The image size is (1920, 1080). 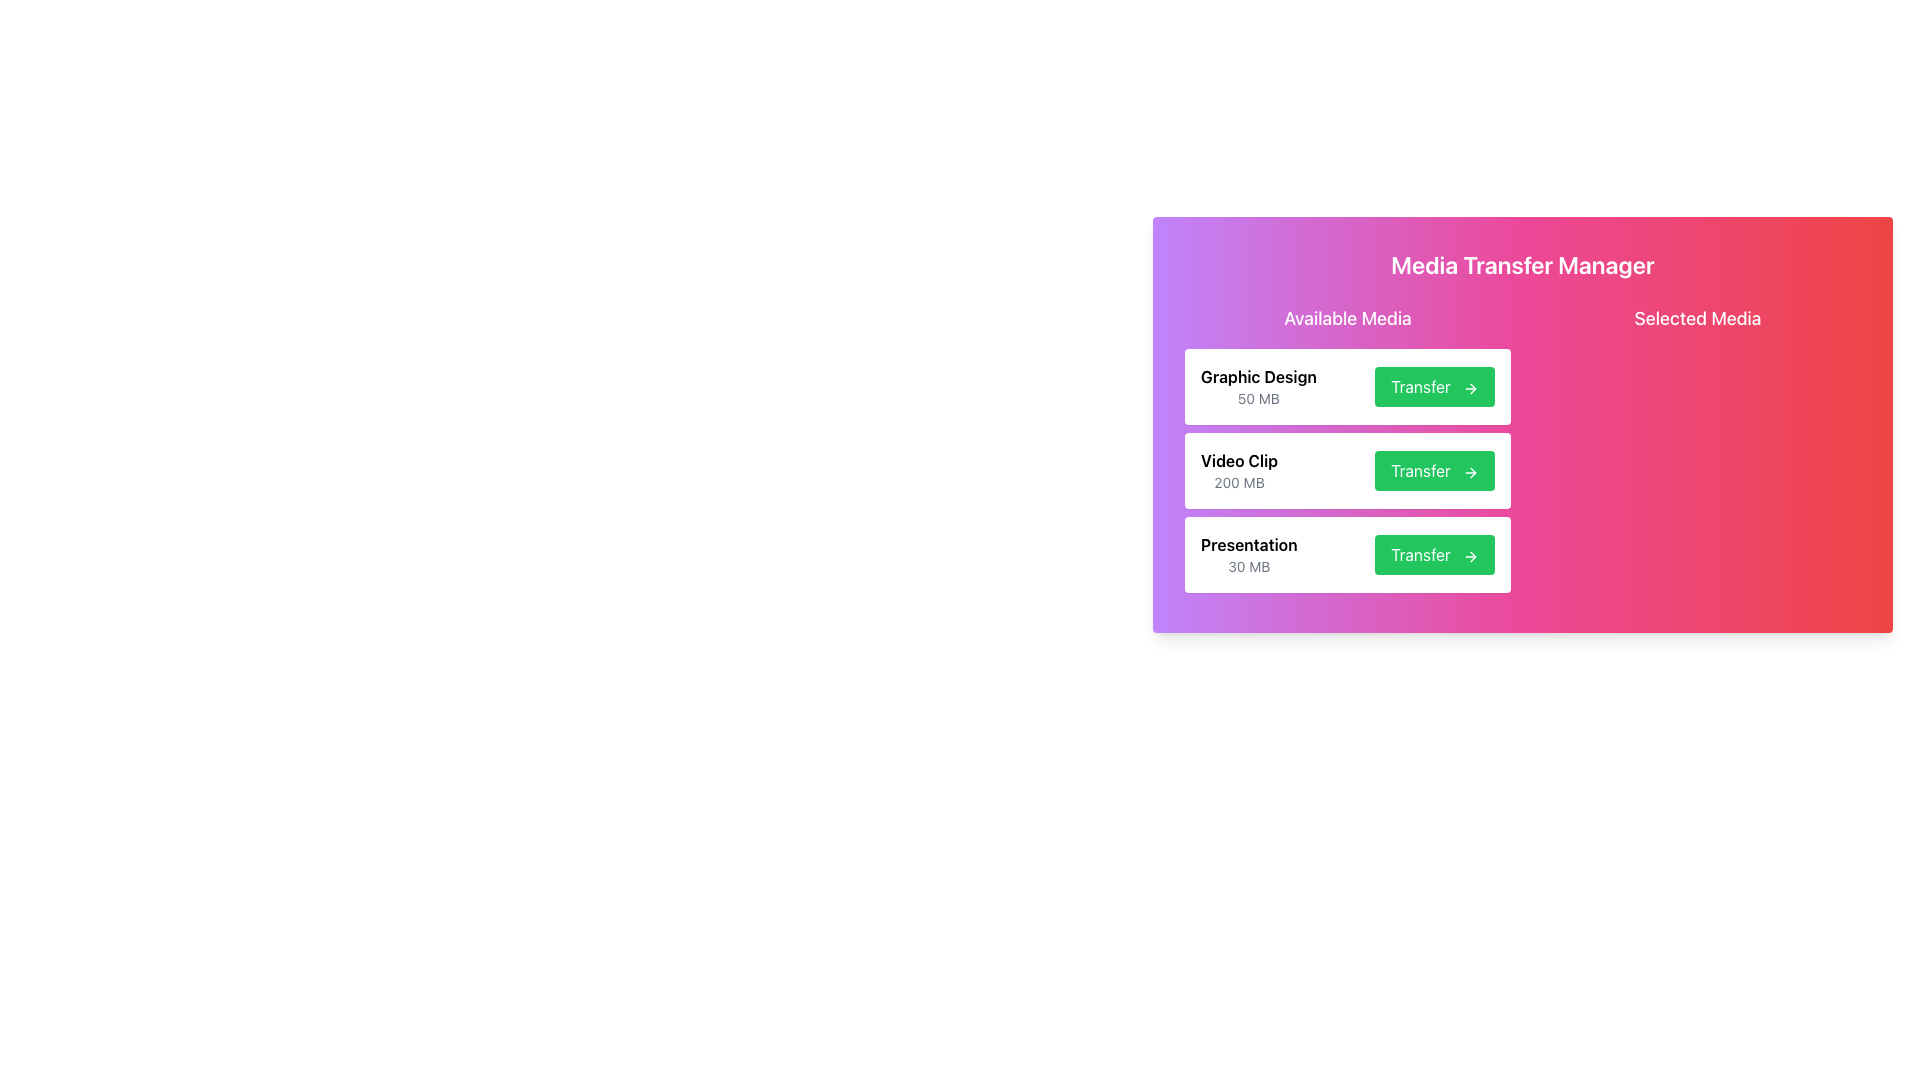 What do you see at coordinates (1473, 556) in the screenshot?
I see `the right-facing arrow icon embedded within the green 'Transfer' button` at bounding box center [1473, 556].